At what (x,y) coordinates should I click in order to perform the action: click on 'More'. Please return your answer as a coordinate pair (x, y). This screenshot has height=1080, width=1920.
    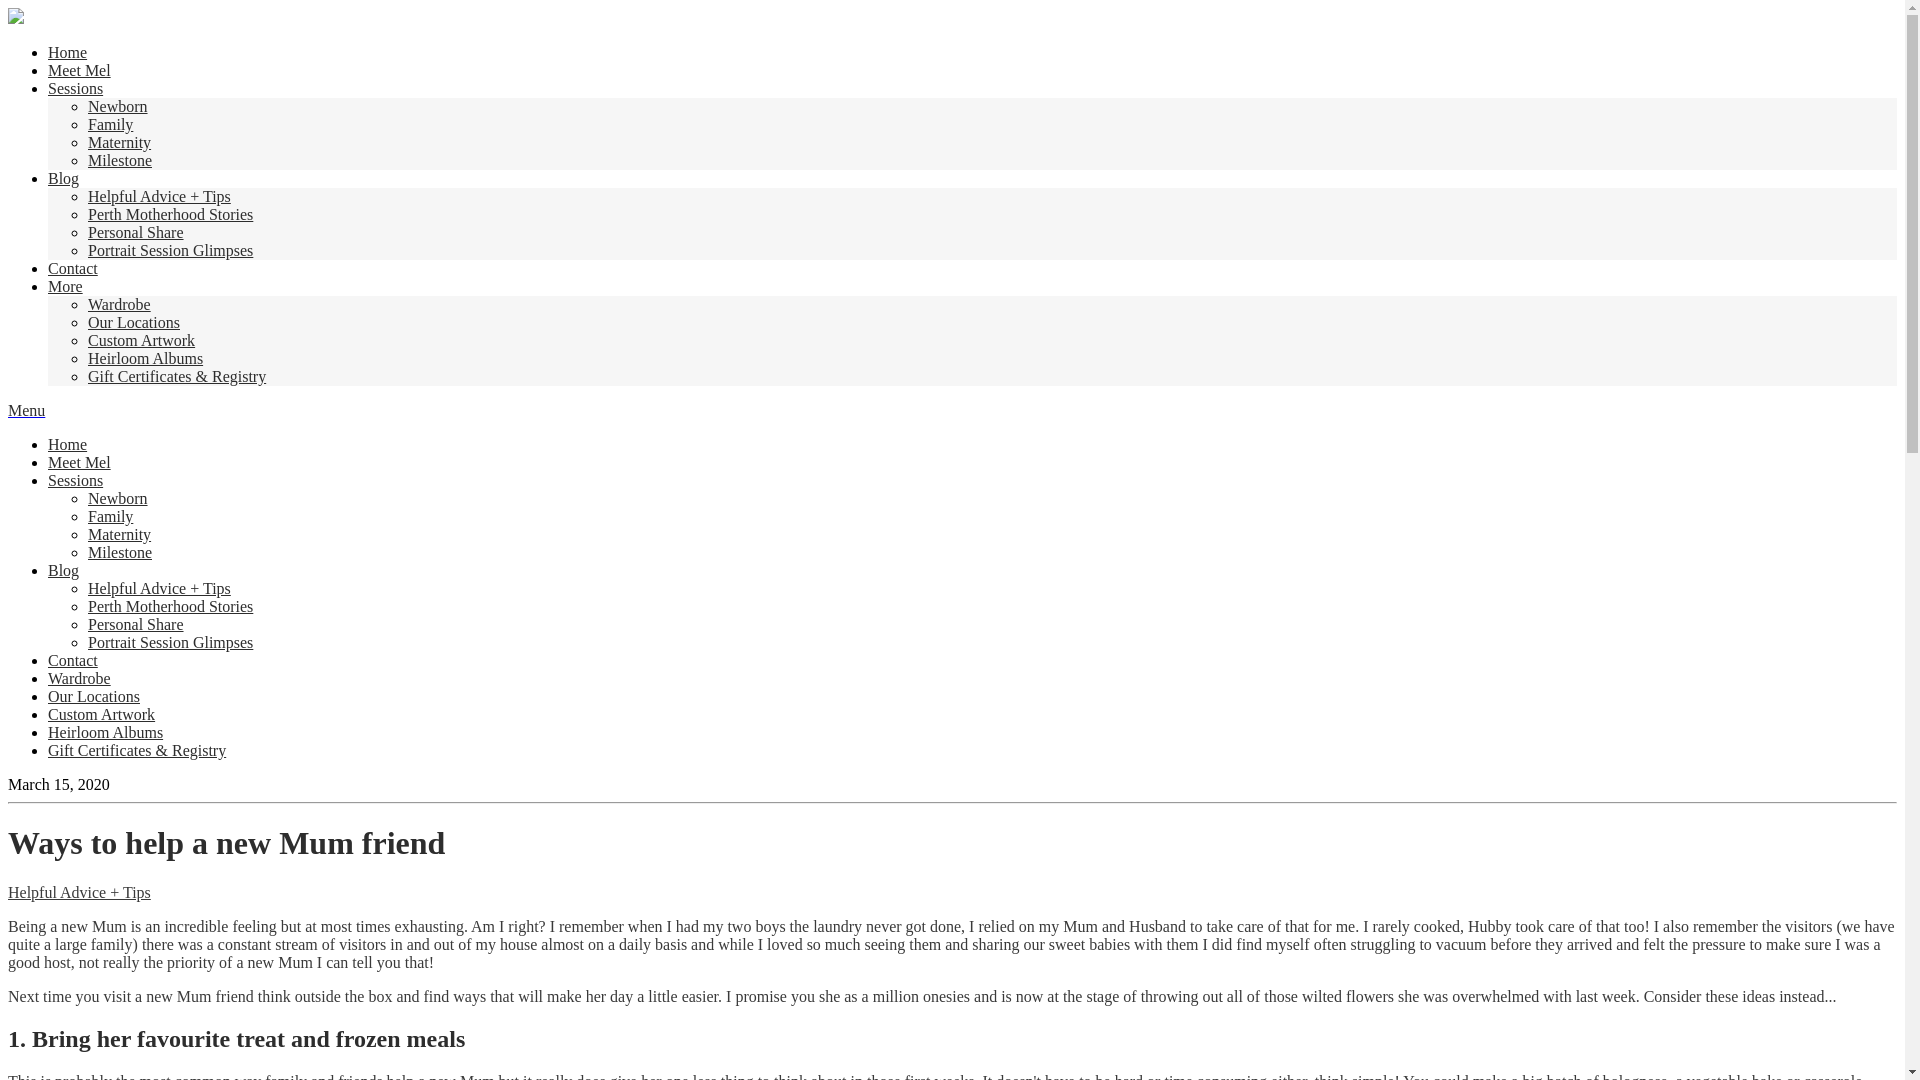
    Looking at the image, I should click on (65, 286).